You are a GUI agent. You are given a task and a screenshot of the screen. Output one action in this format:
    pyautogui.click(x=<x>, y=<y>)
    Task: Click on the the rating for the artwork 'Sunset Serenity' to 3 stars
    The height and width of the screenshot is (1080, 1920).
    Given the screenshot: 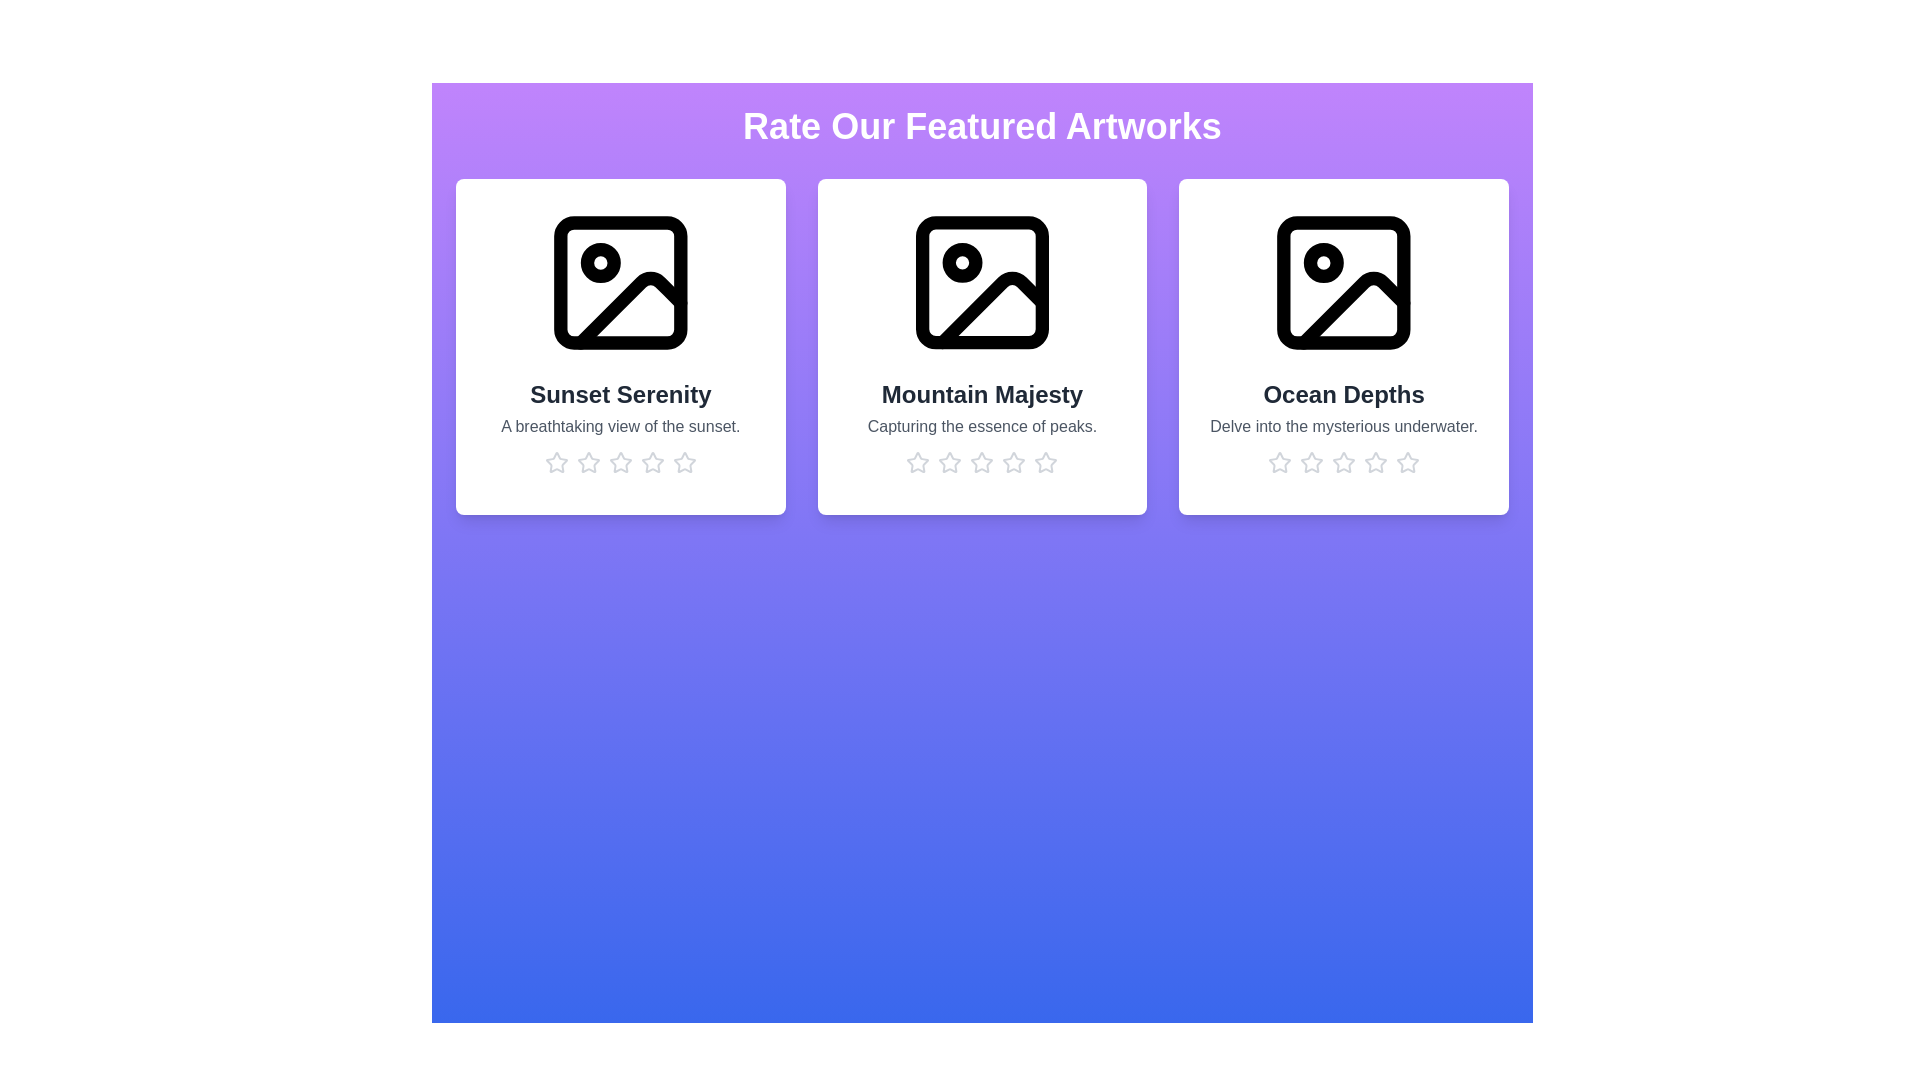 What is the action you would take?
    pyautogui.click(x=619, y=462)
    